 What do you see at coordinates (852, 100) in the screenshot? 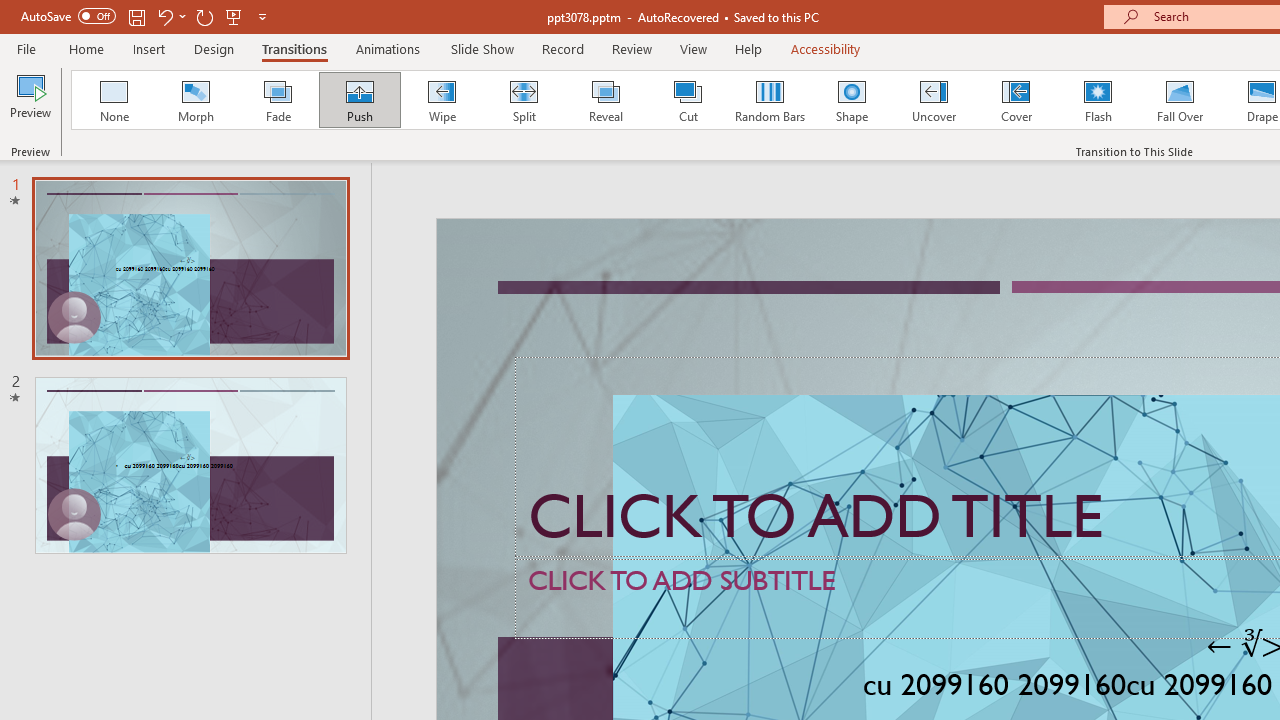
I see `'Shape'` at bounding box center [852, 100].